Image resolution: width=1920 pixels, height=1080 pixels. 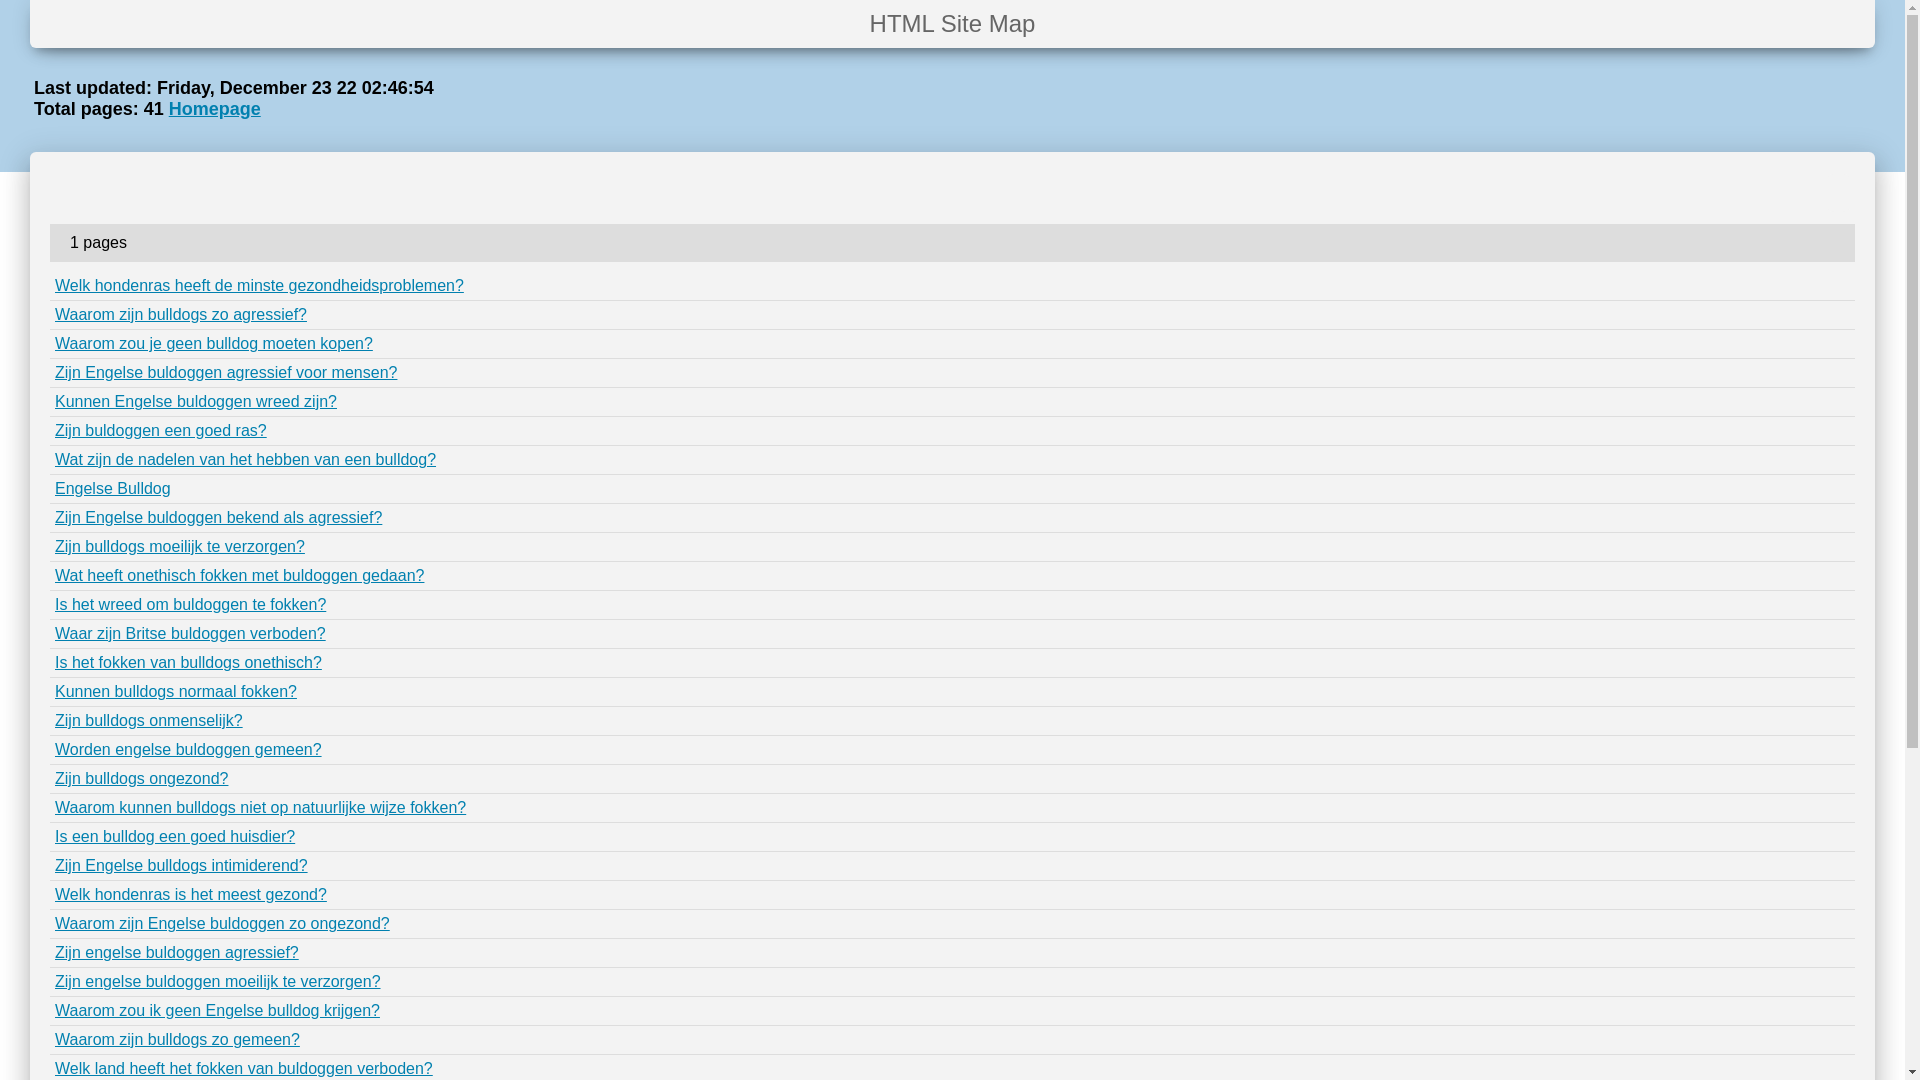 What do you see at coordinates (214, 342) in the screenshot?
I see `'Waarom zou je geen bulldog moeten kopen?'` at bounding box center [214, 342].